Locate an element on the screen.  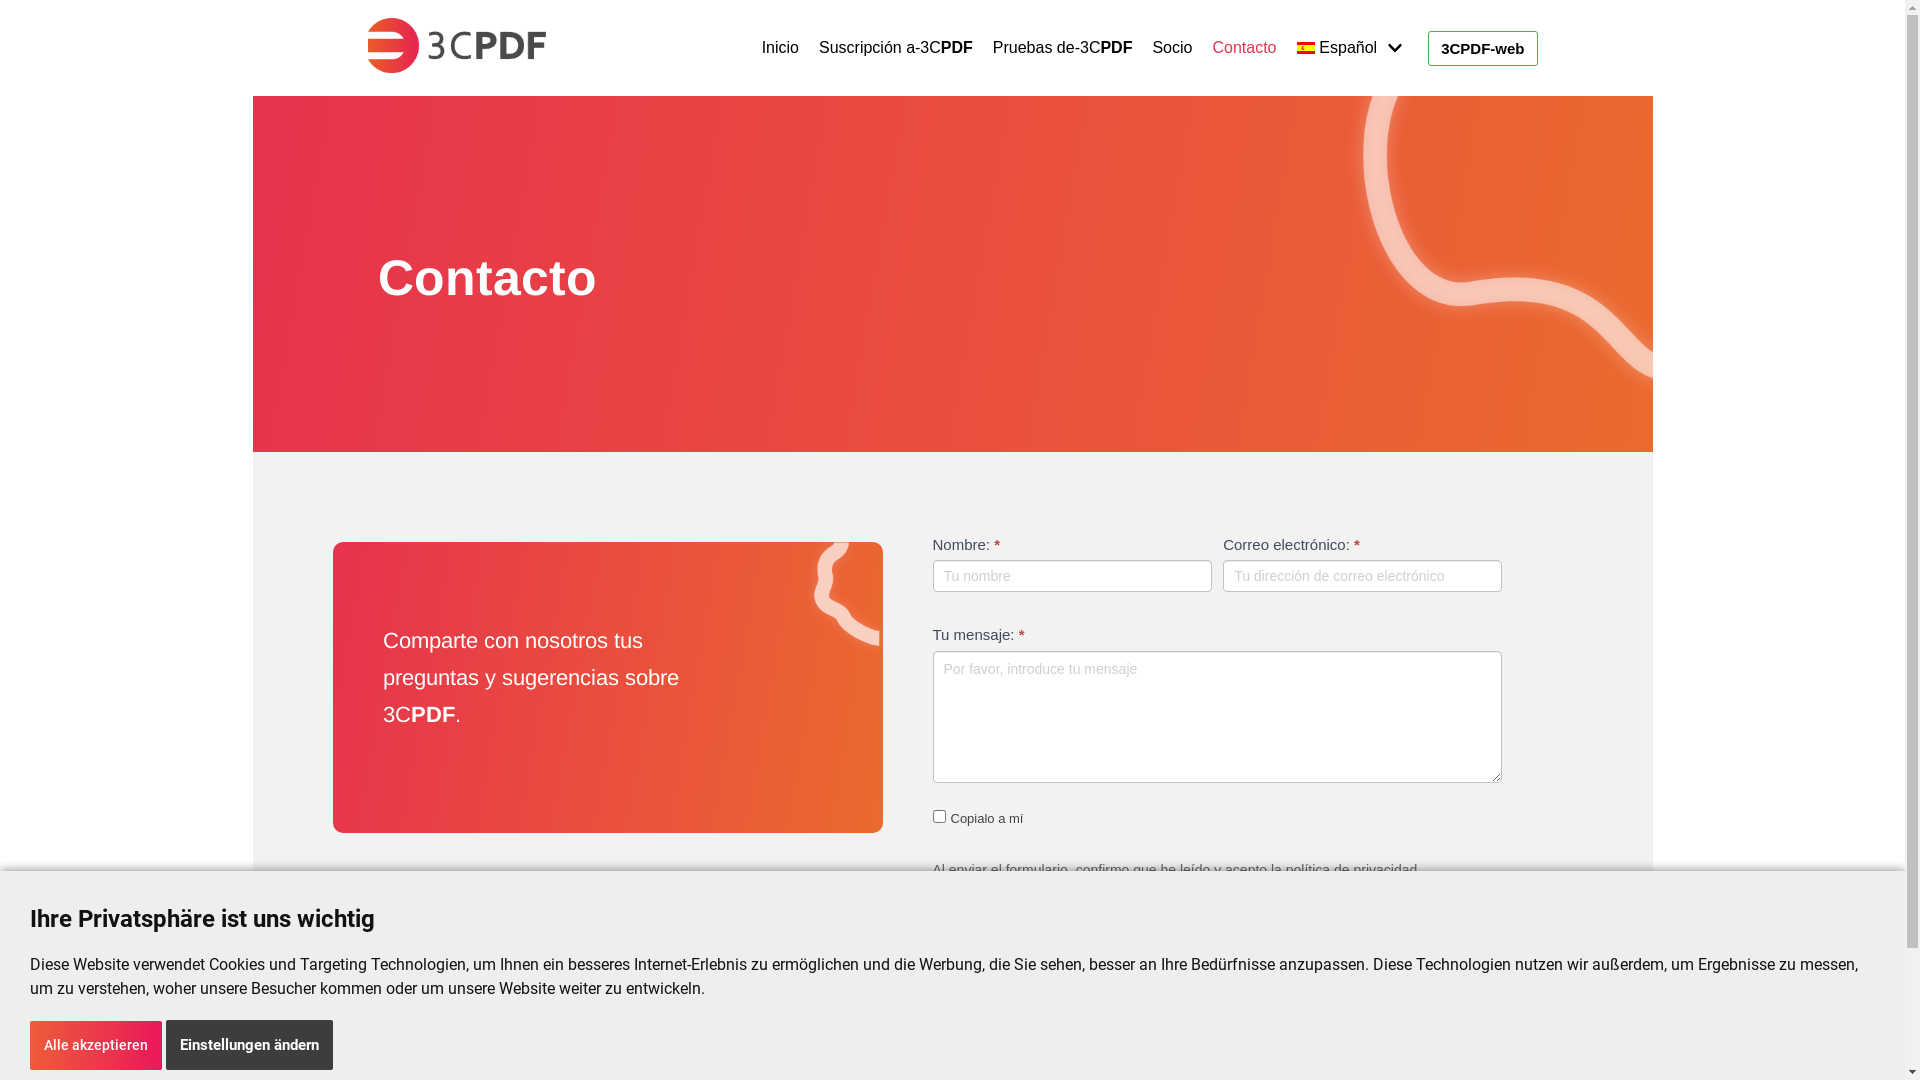
'Saltar al contenido' is located at coordinates (19, 42).